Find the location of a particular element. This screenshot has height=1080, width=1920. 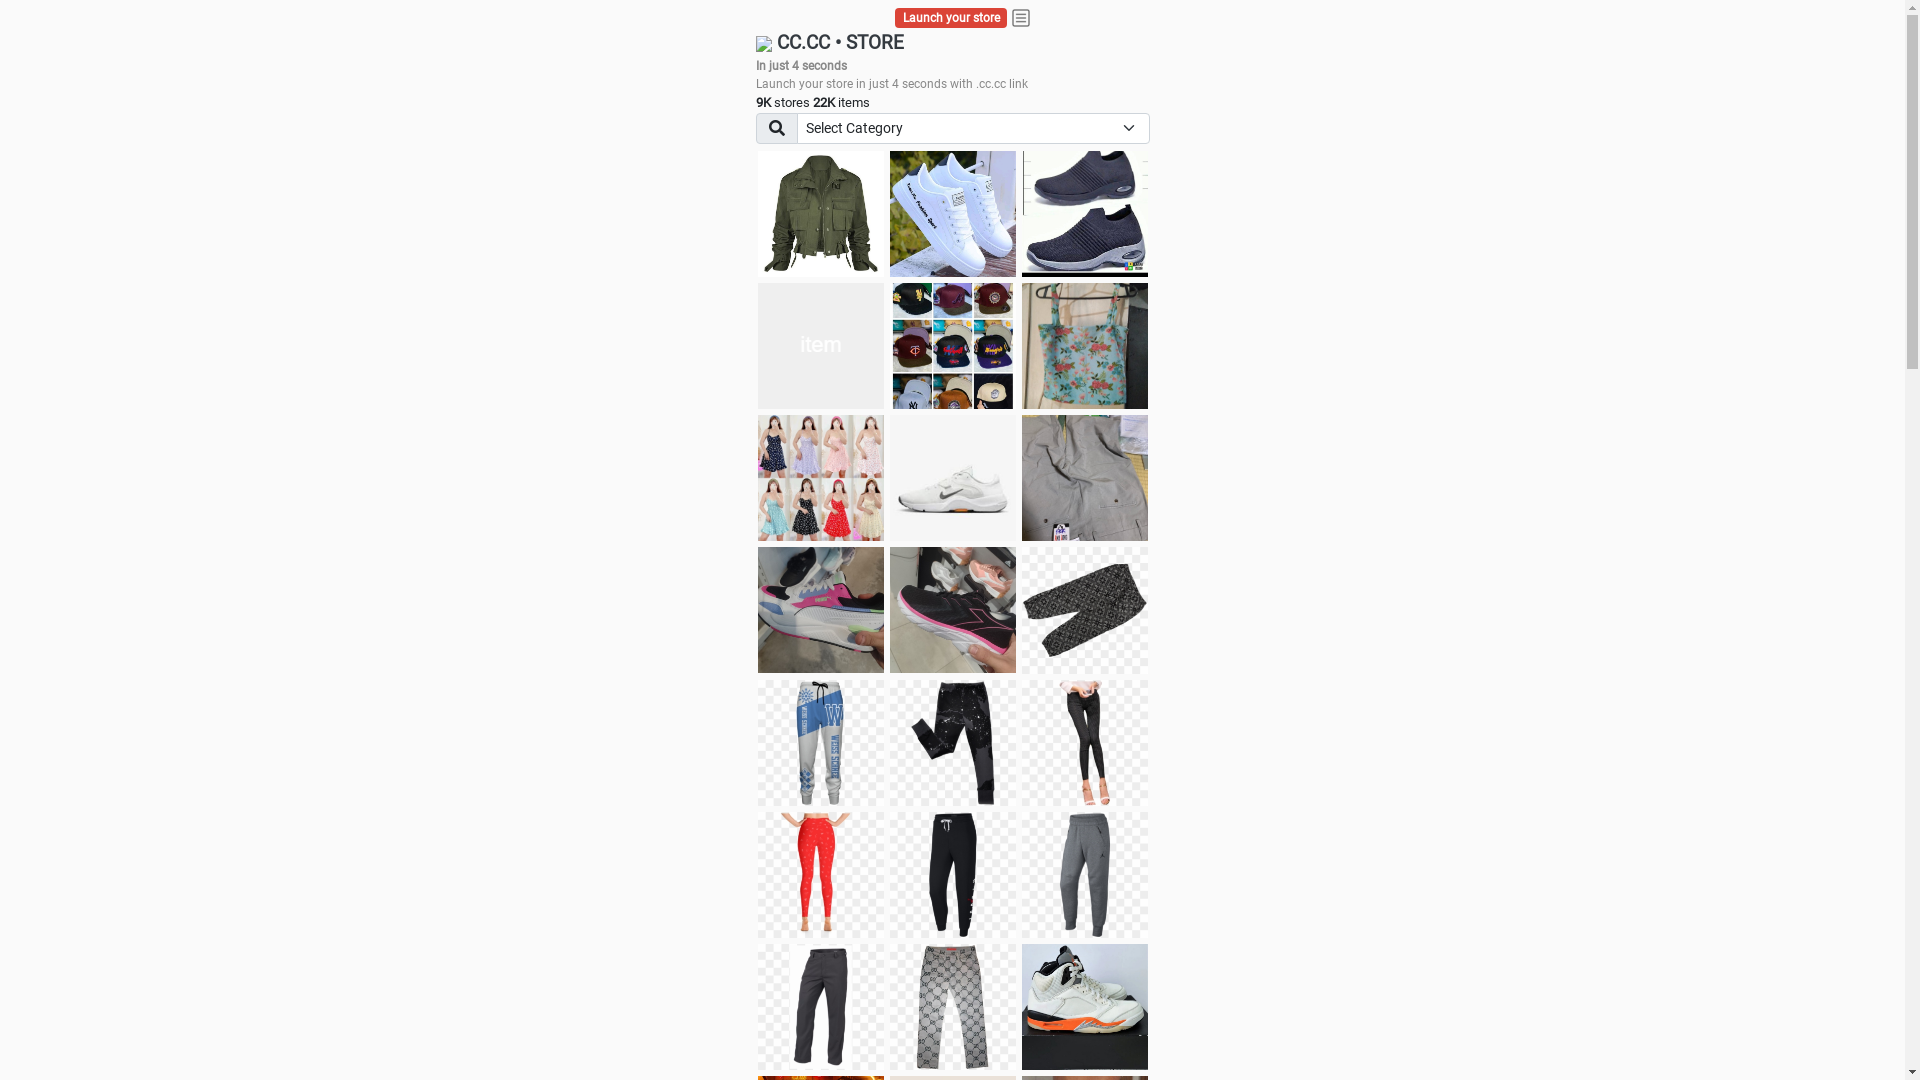

'jacket' is located at coordinates (820, 213).